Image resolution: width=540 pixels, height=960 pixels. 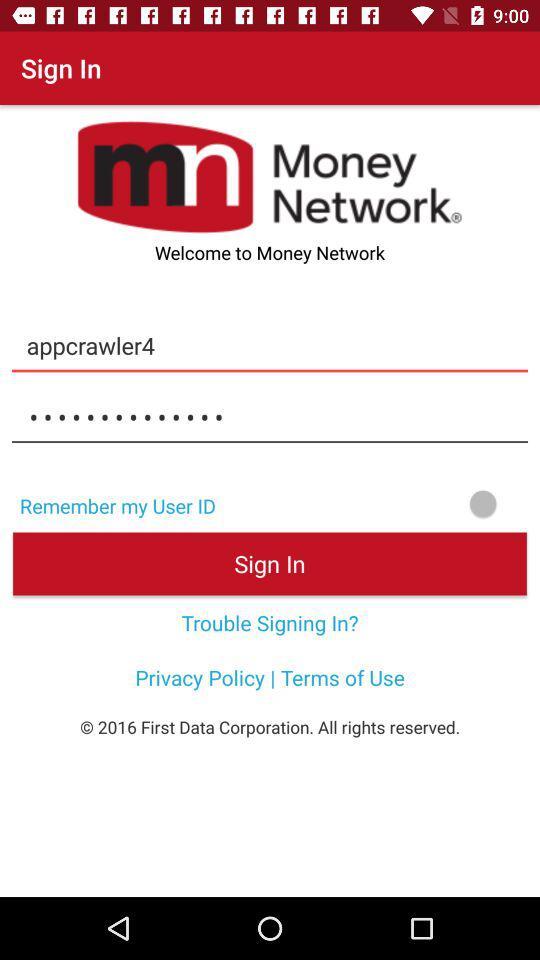 What do you see at coordinates (384, 502) in the screenshot?
I see `icon on the right` at bounding box center [384, 502].